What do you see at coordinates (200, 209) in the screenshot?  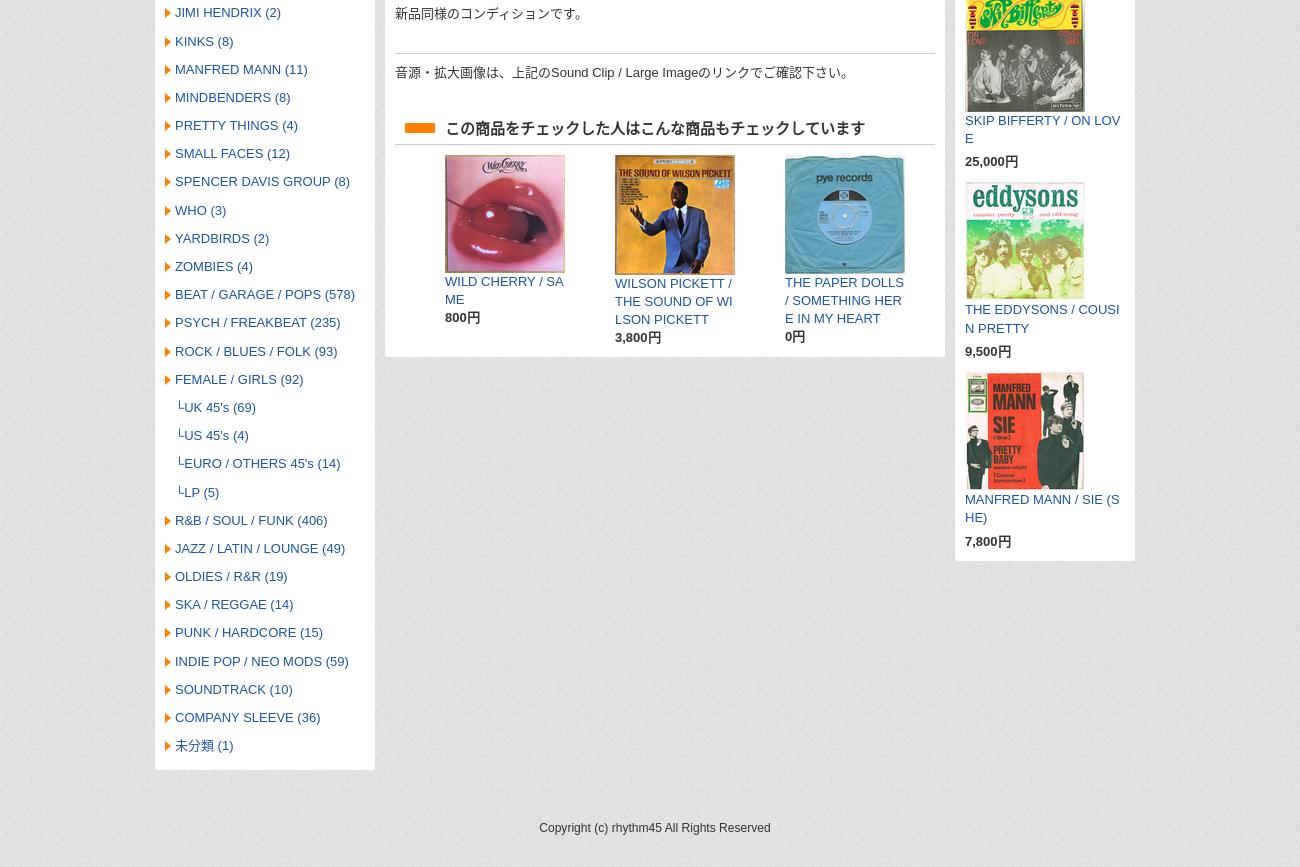 I see `'WHO (3)'` at bounding box center [200, 209].